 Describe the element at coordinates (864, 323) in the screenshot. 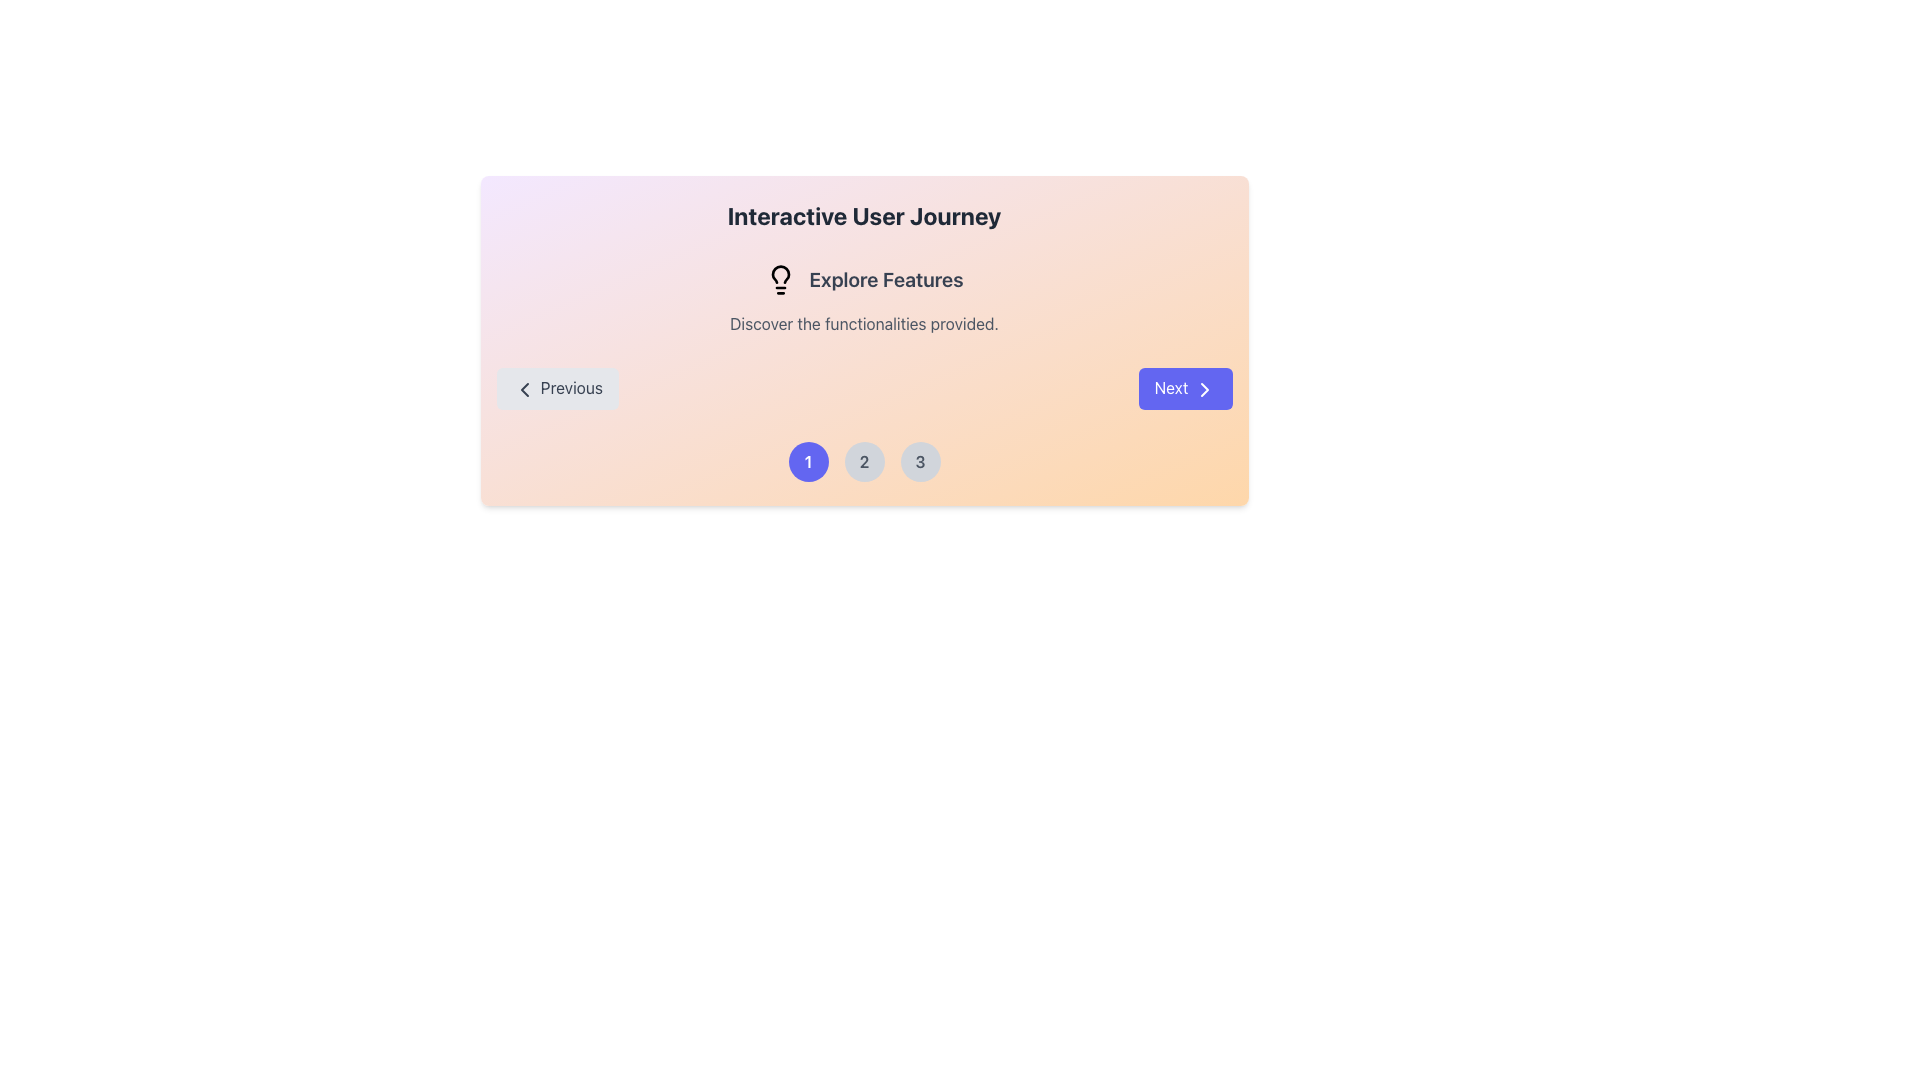

I see `the static text label that reads 'Discover the functionalities provided.' positioned below the header 'Explore Features' and the lightbulb icon` at that location.